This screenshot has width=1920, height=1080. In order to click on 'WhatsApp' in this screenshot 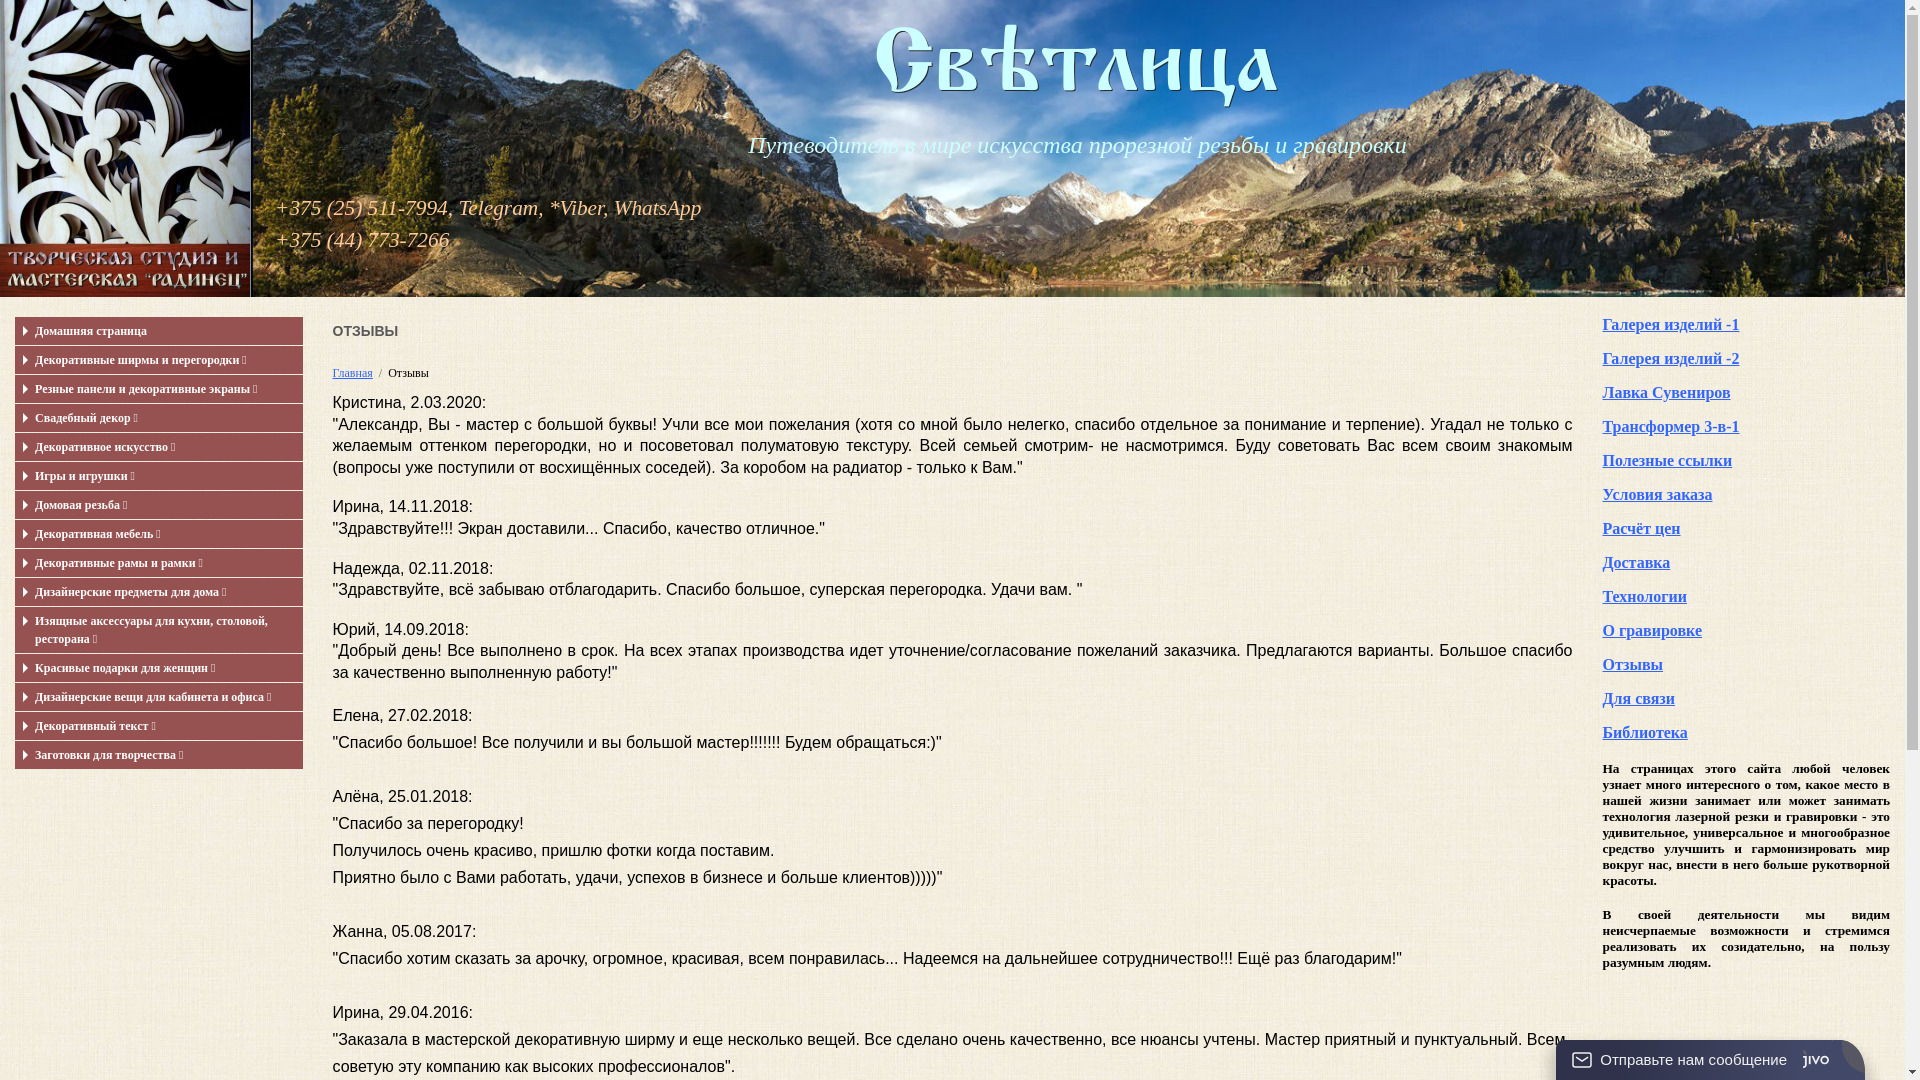, I will do `click(613, 208)`.